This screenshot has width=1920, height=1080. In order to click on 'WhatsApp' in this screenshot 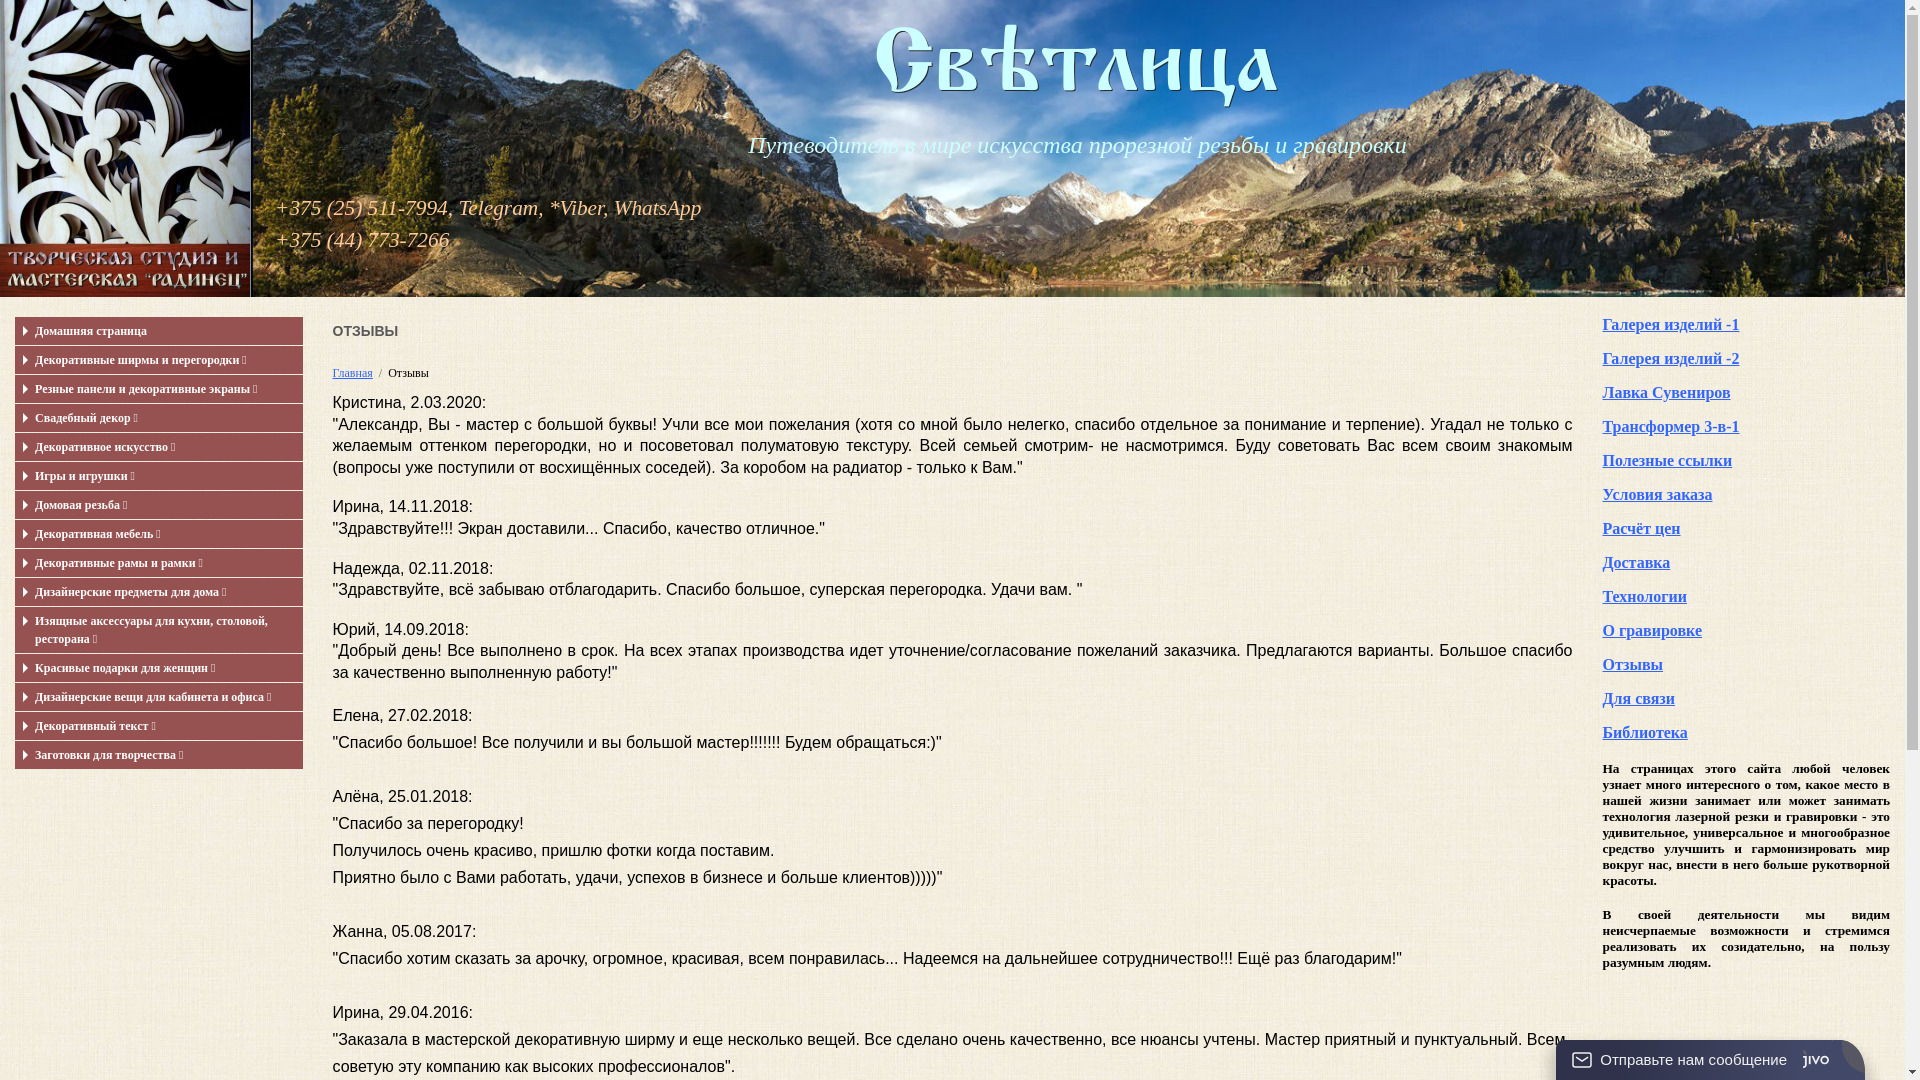, I will do `click(613, 208)`.